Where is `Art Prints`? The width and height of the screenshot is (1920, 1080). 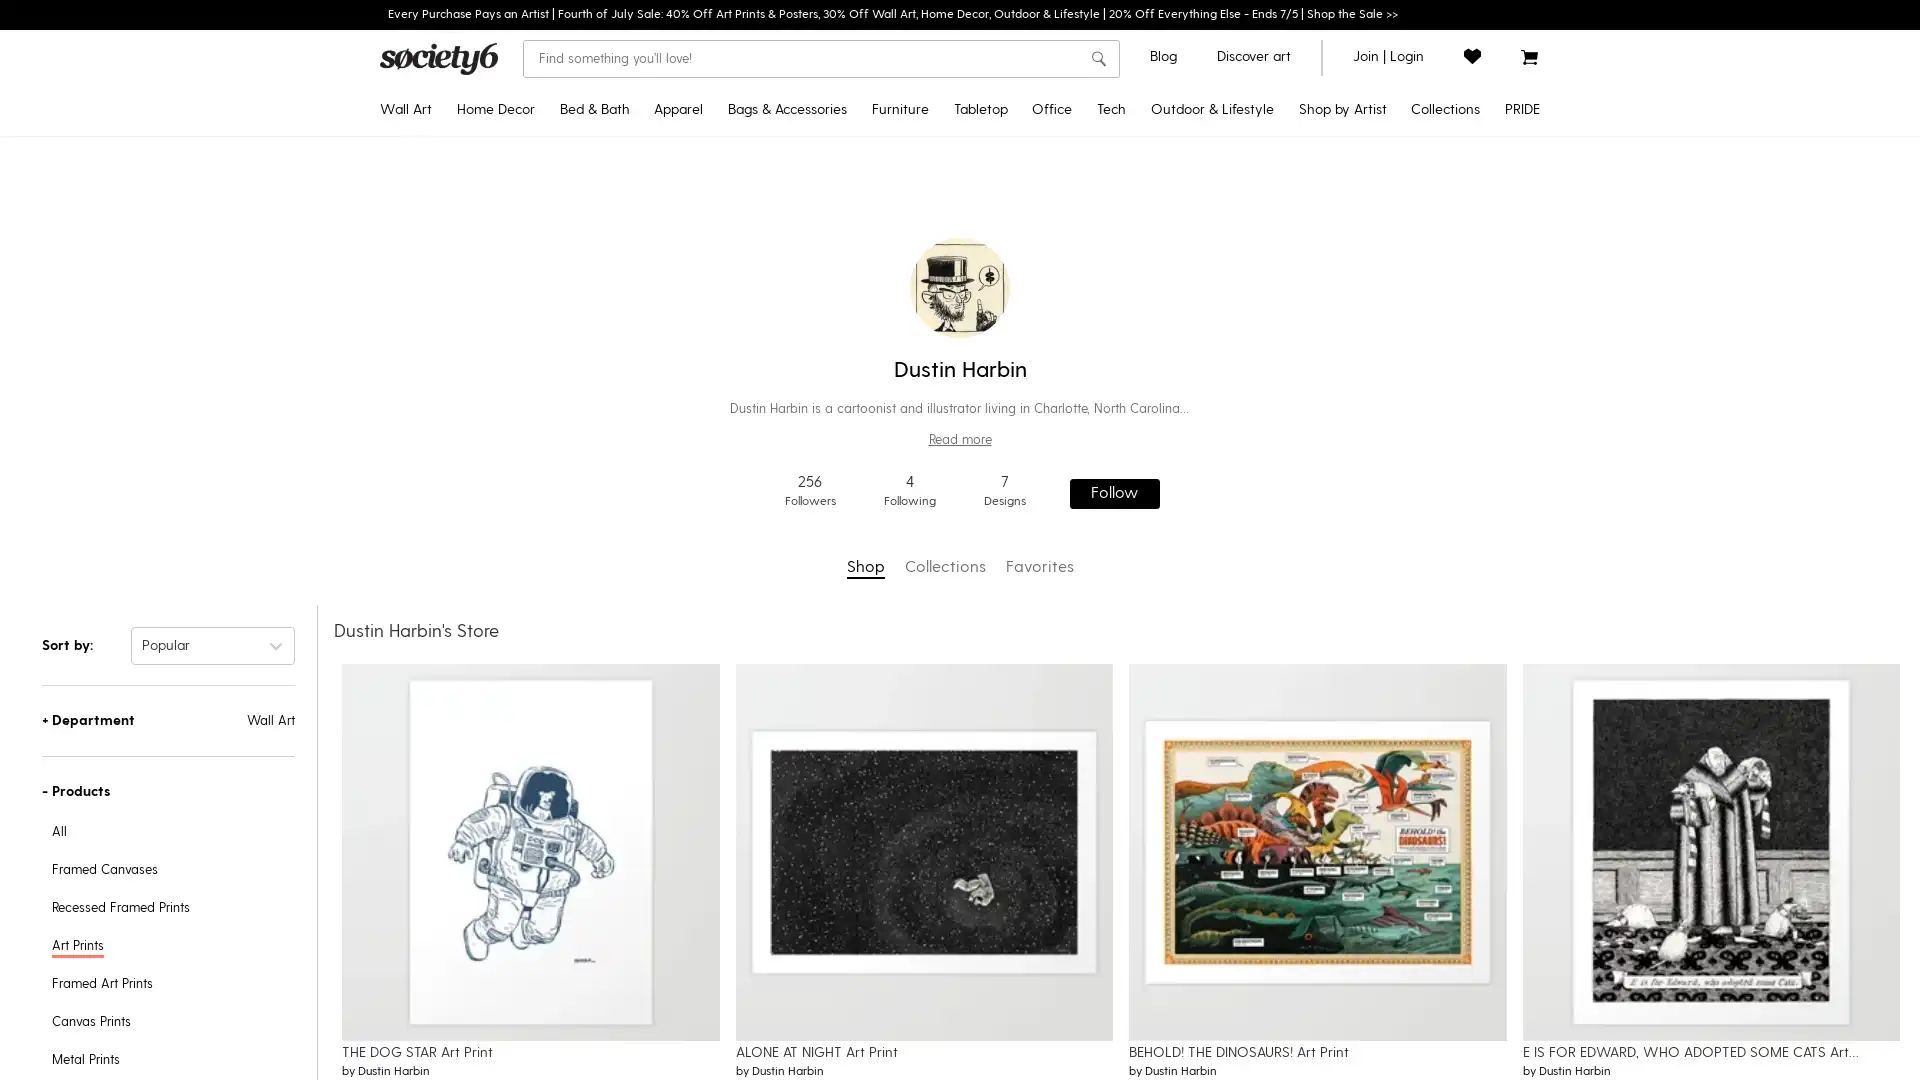 Art Prints is located at coordinates (470, 160).